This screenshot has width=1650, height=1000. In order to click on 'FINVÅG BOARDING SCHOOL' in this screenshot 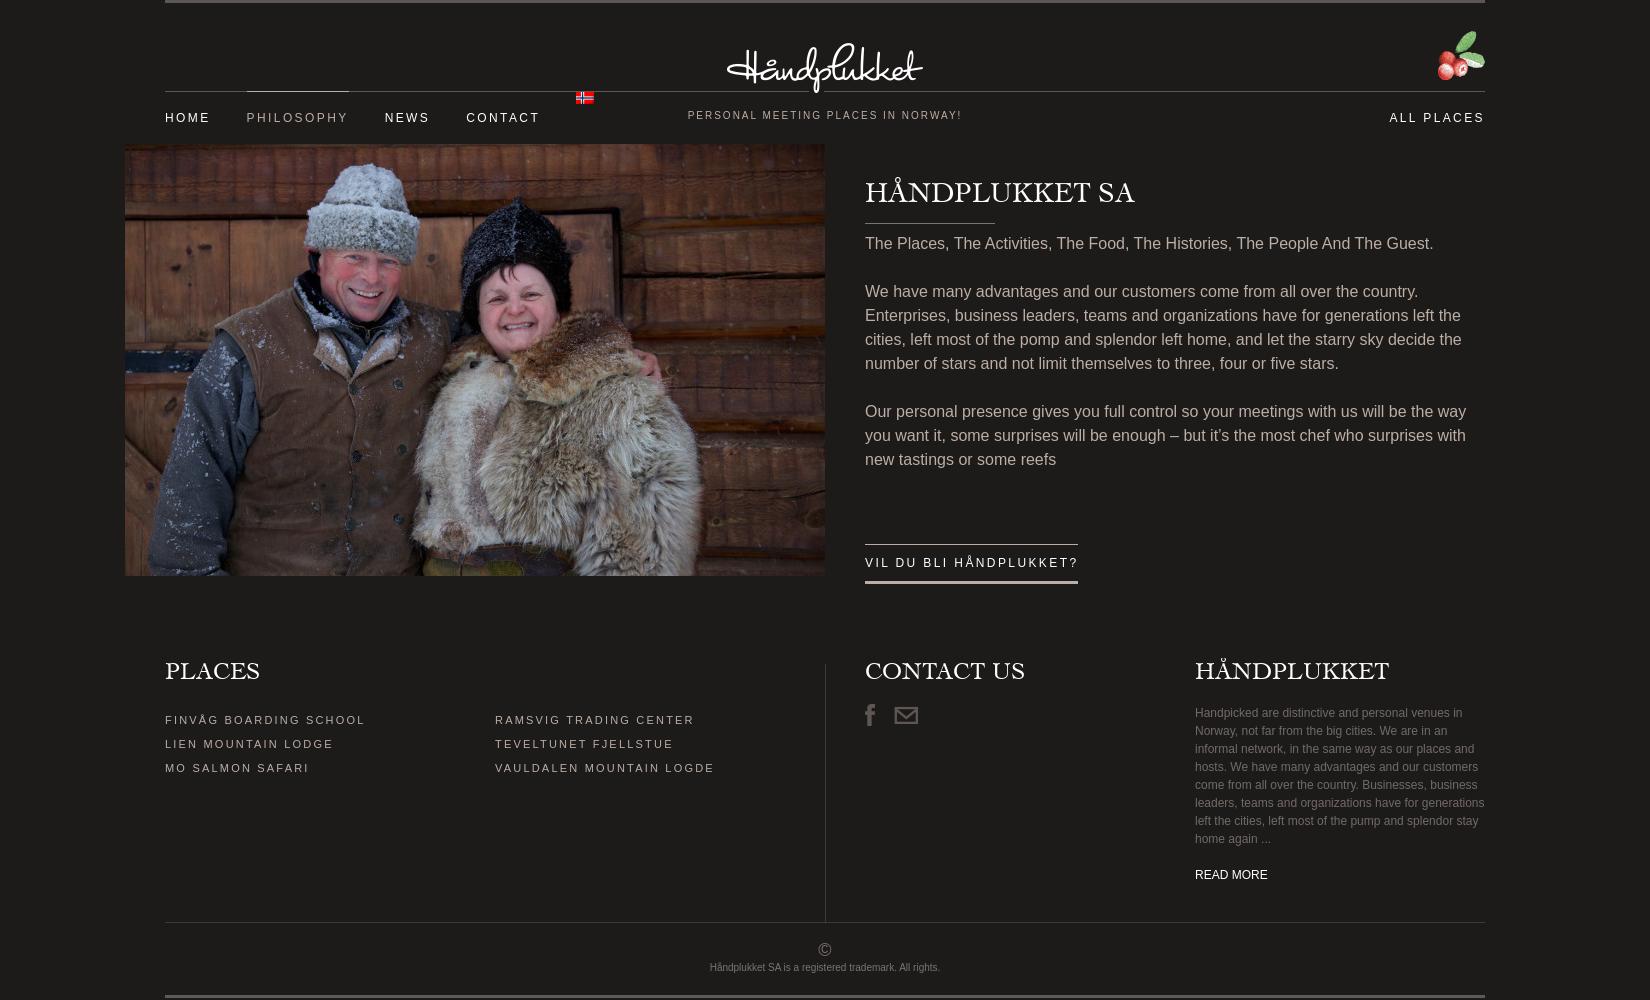, I will do `click(264, 719)`.